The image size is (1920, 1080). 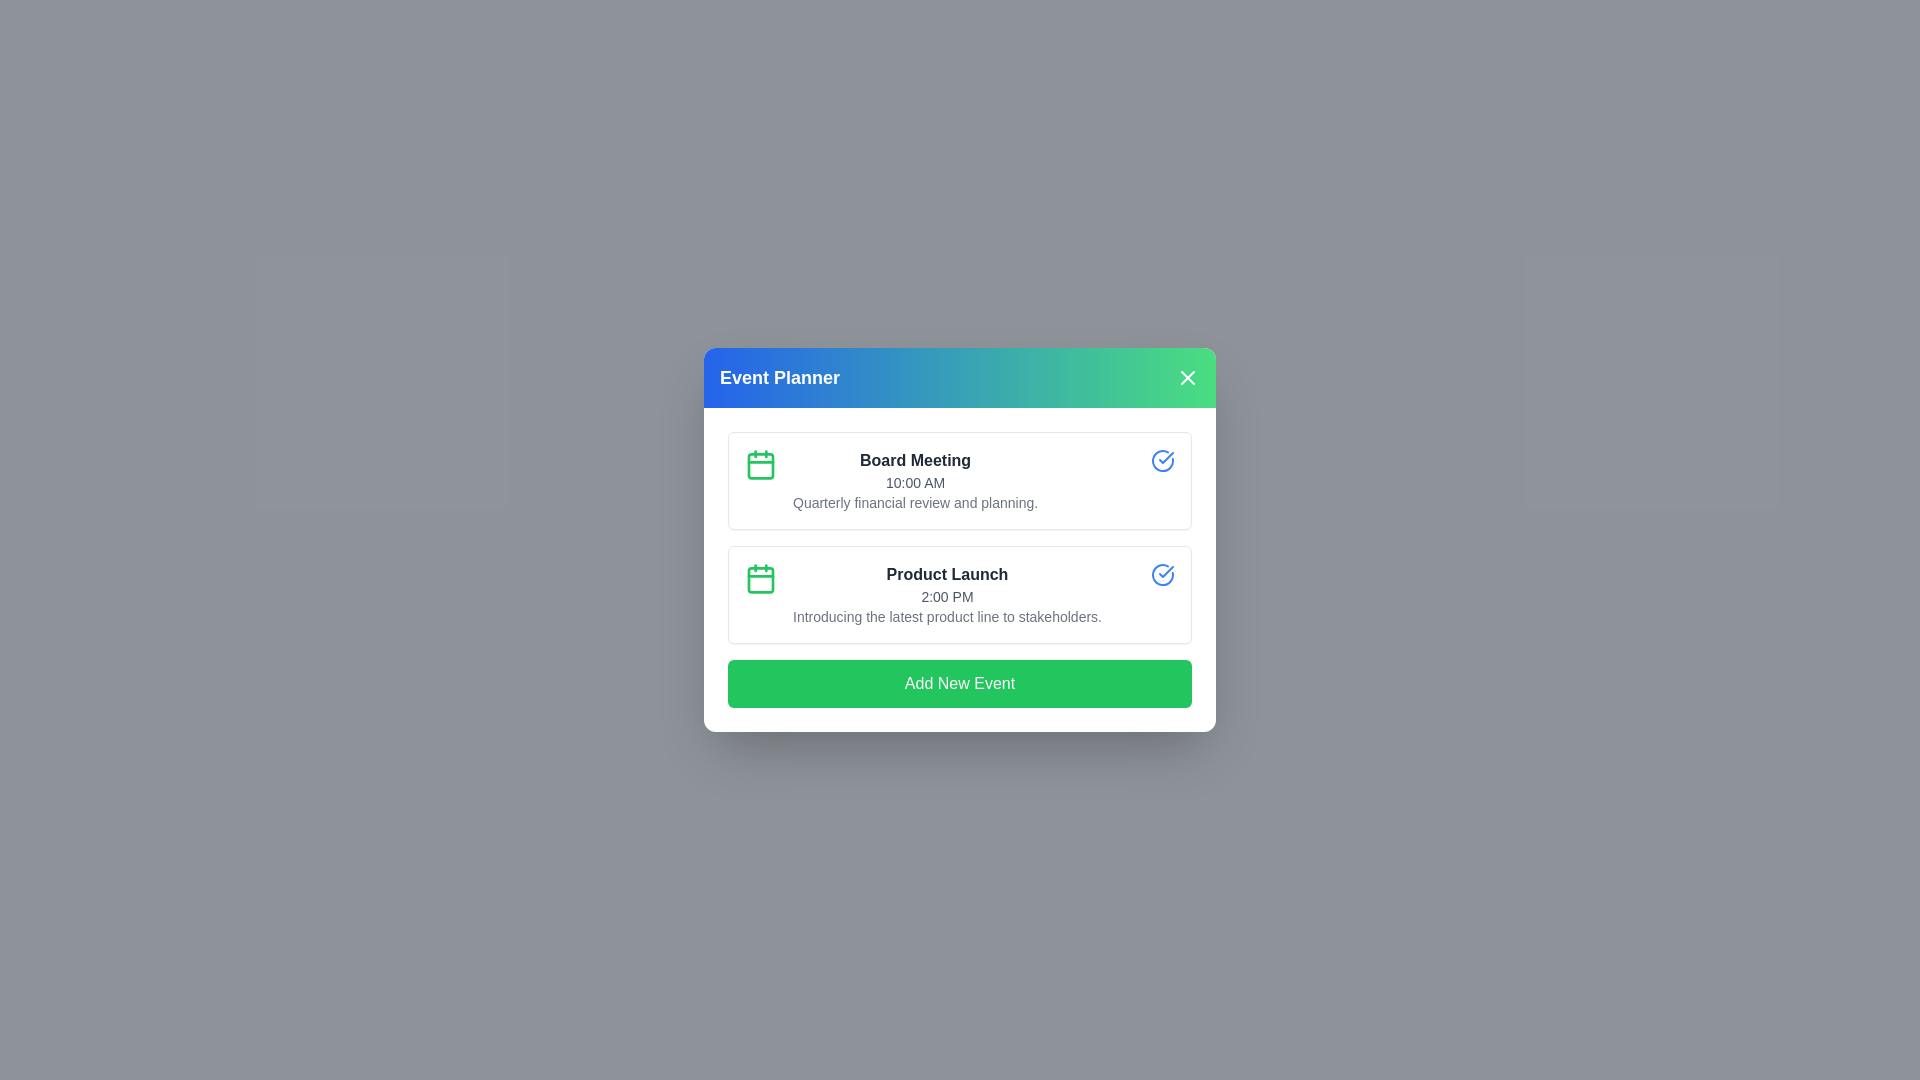 What do you see at coordinates (1166, 571) in the screenshot?
I see `the checkmark icon with a blue stroke, located in the top-right corner of the upper event entry for 'Board Meeting'` at bounding box center [1166, 571].